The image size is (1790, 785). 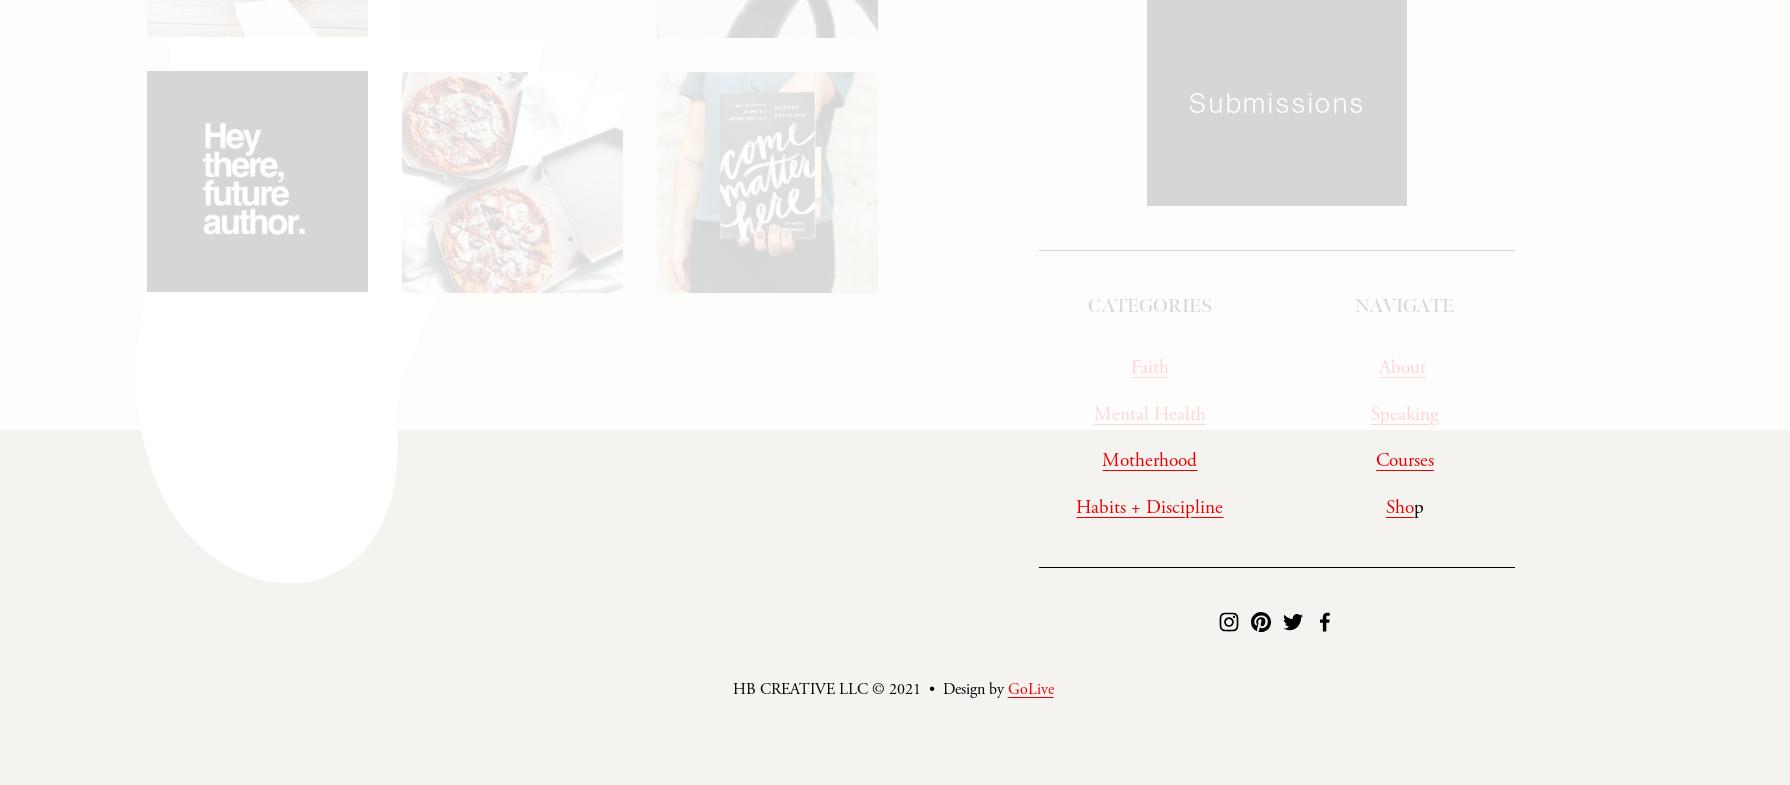 What do you see at coordinates (1149, 312) in the screenshot?
I see `'CATEGORIES'` at bounding box center [1149, 312].